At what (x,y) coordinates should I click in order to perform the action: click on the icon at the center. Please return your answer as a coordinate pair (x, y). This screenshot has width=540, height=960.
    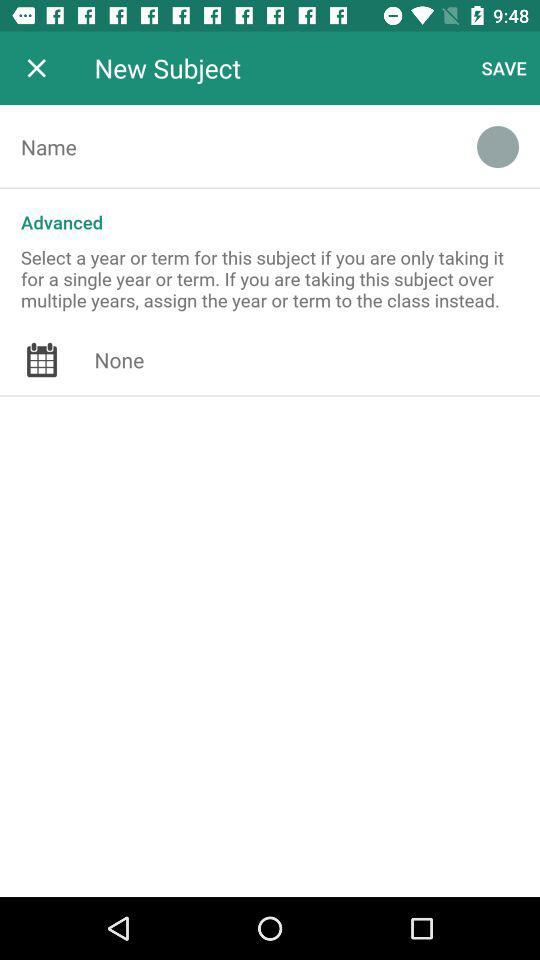
    Looking at the image, I should click on (317, 360).